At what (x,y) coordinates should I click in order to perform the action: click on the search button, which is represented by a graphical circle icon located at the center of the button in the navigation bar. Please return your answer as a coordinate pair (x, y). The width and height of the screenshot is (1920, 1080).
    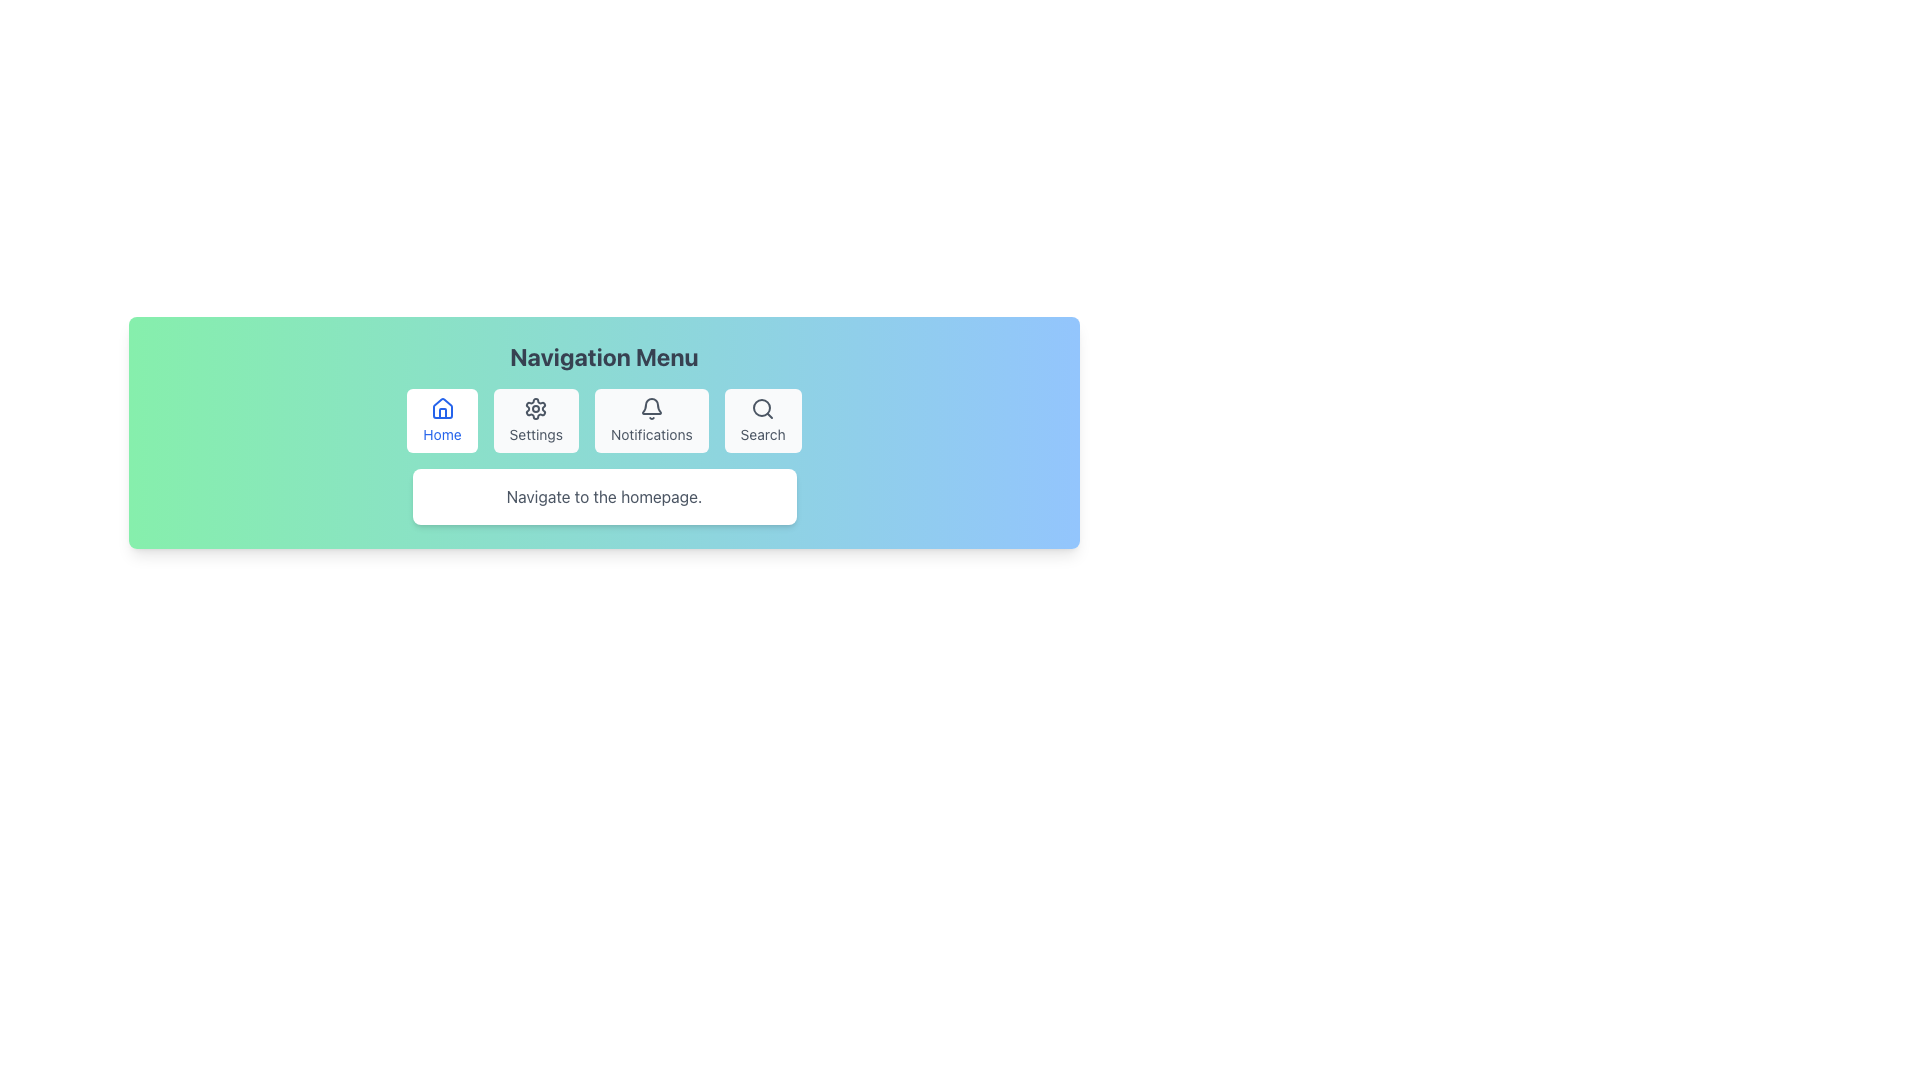
    Looking at the image, I should click on (761, 407).